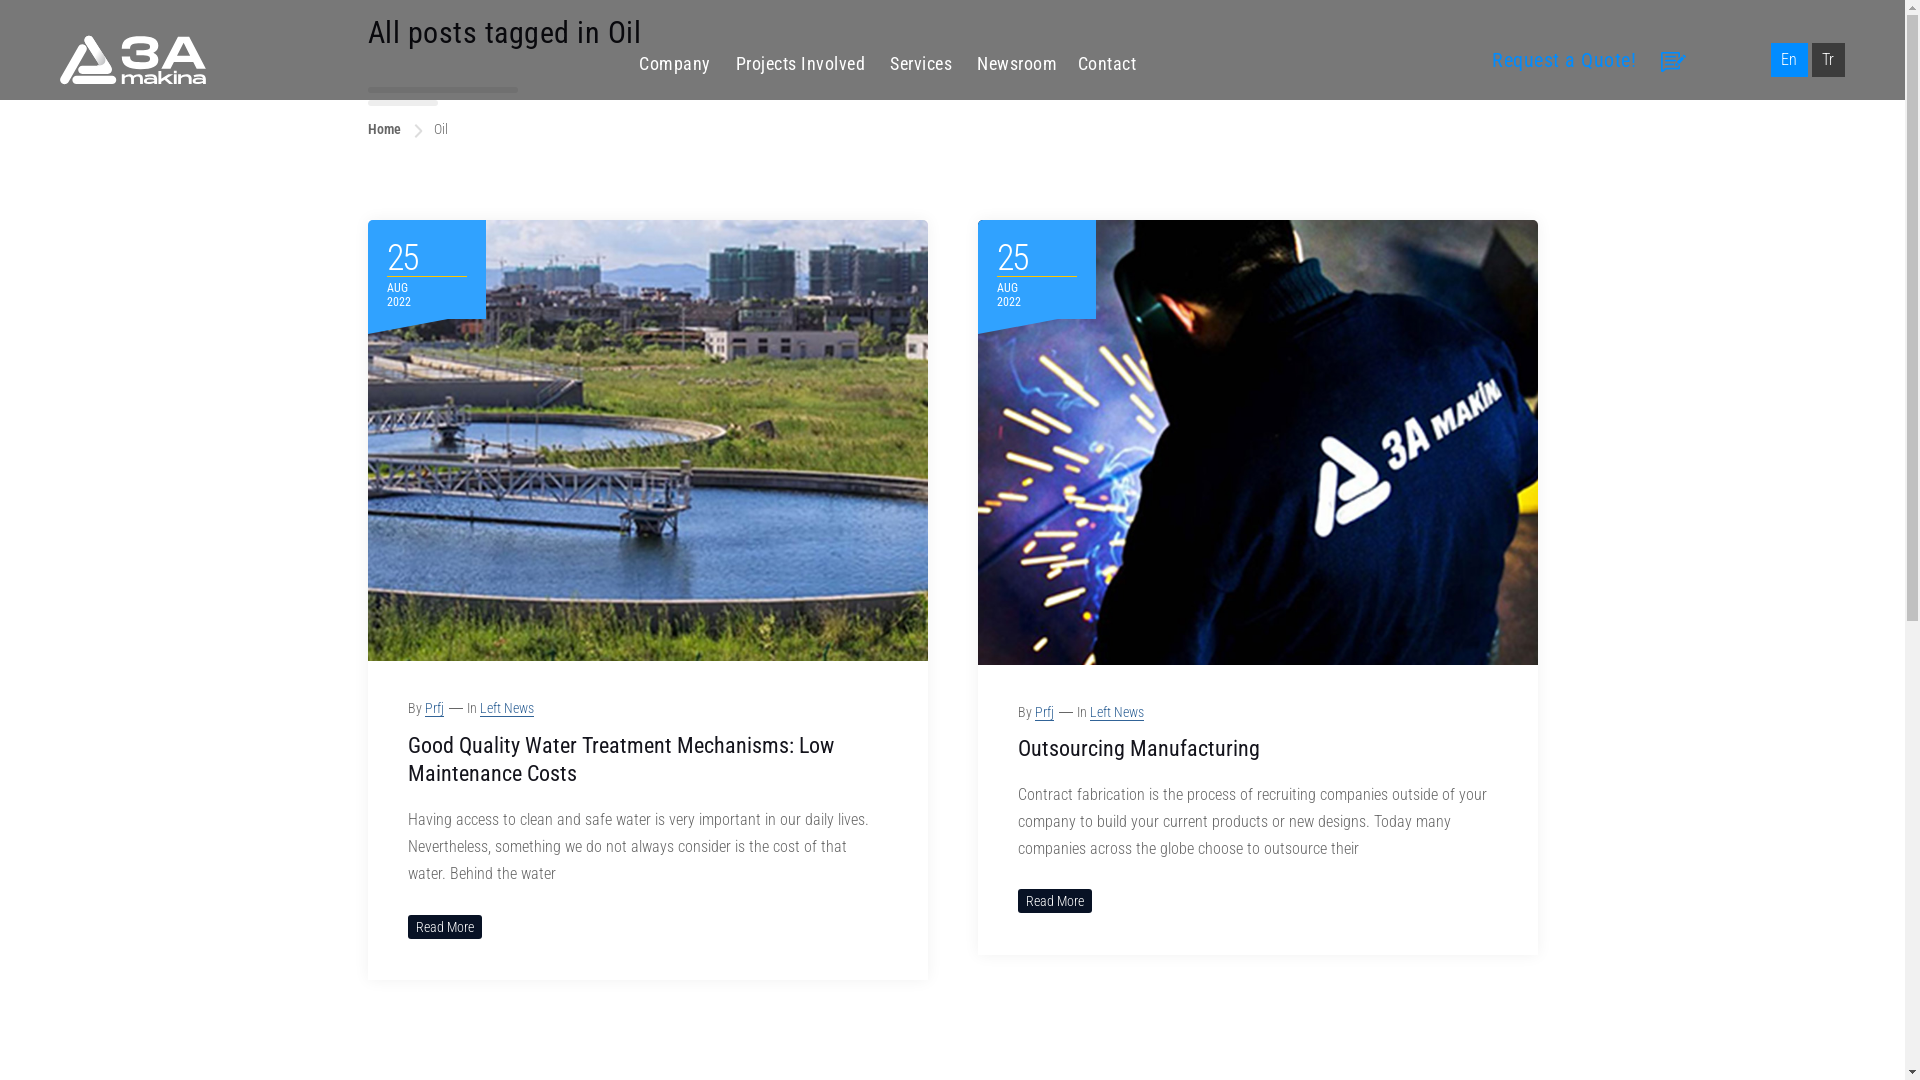 The width and height of the screenshot is (1920, 1080). Describe the element at coordinates (675, 63) in the screenshot. I see `'Company'` at that location.